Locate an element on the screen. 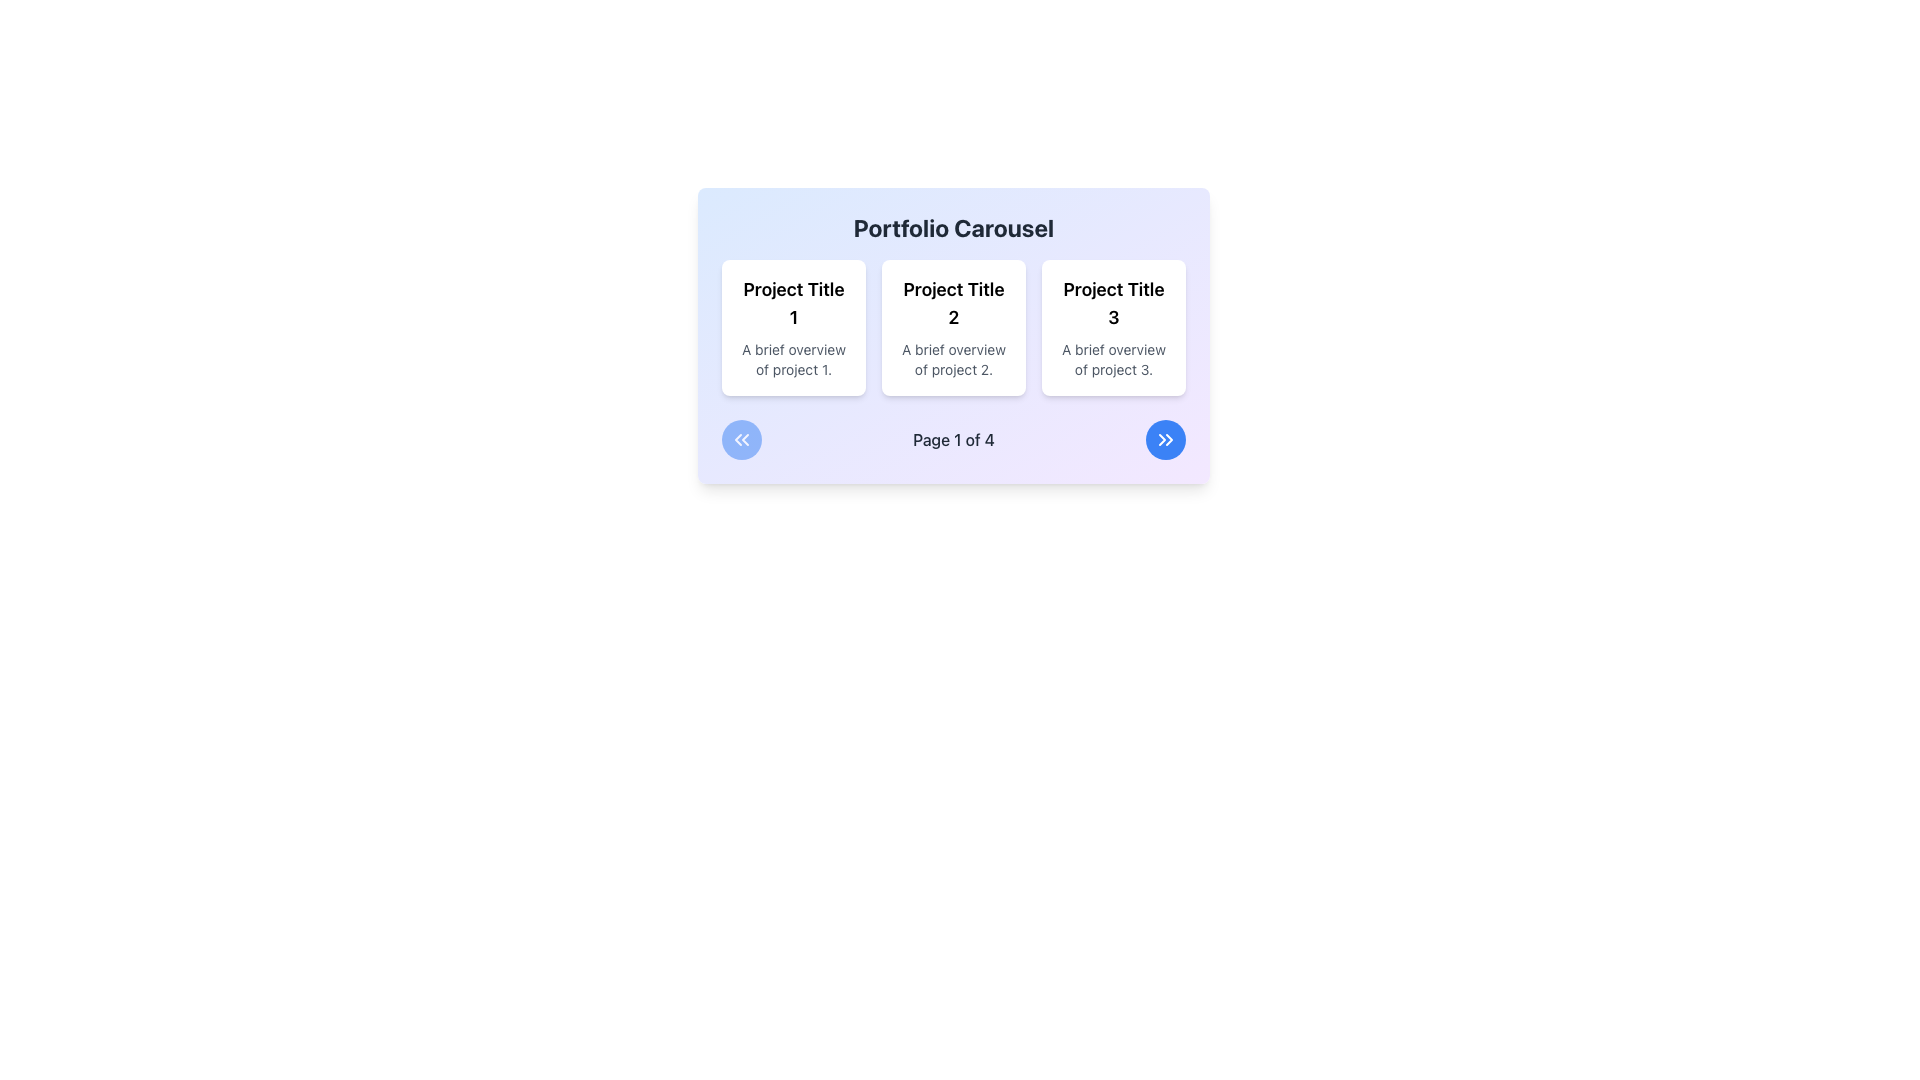 This screenshot has height=1080, width=1920. the second informational card in the Portfolio Carousel, which presents a project overview with a title and description is located at coordinates (953, 326).